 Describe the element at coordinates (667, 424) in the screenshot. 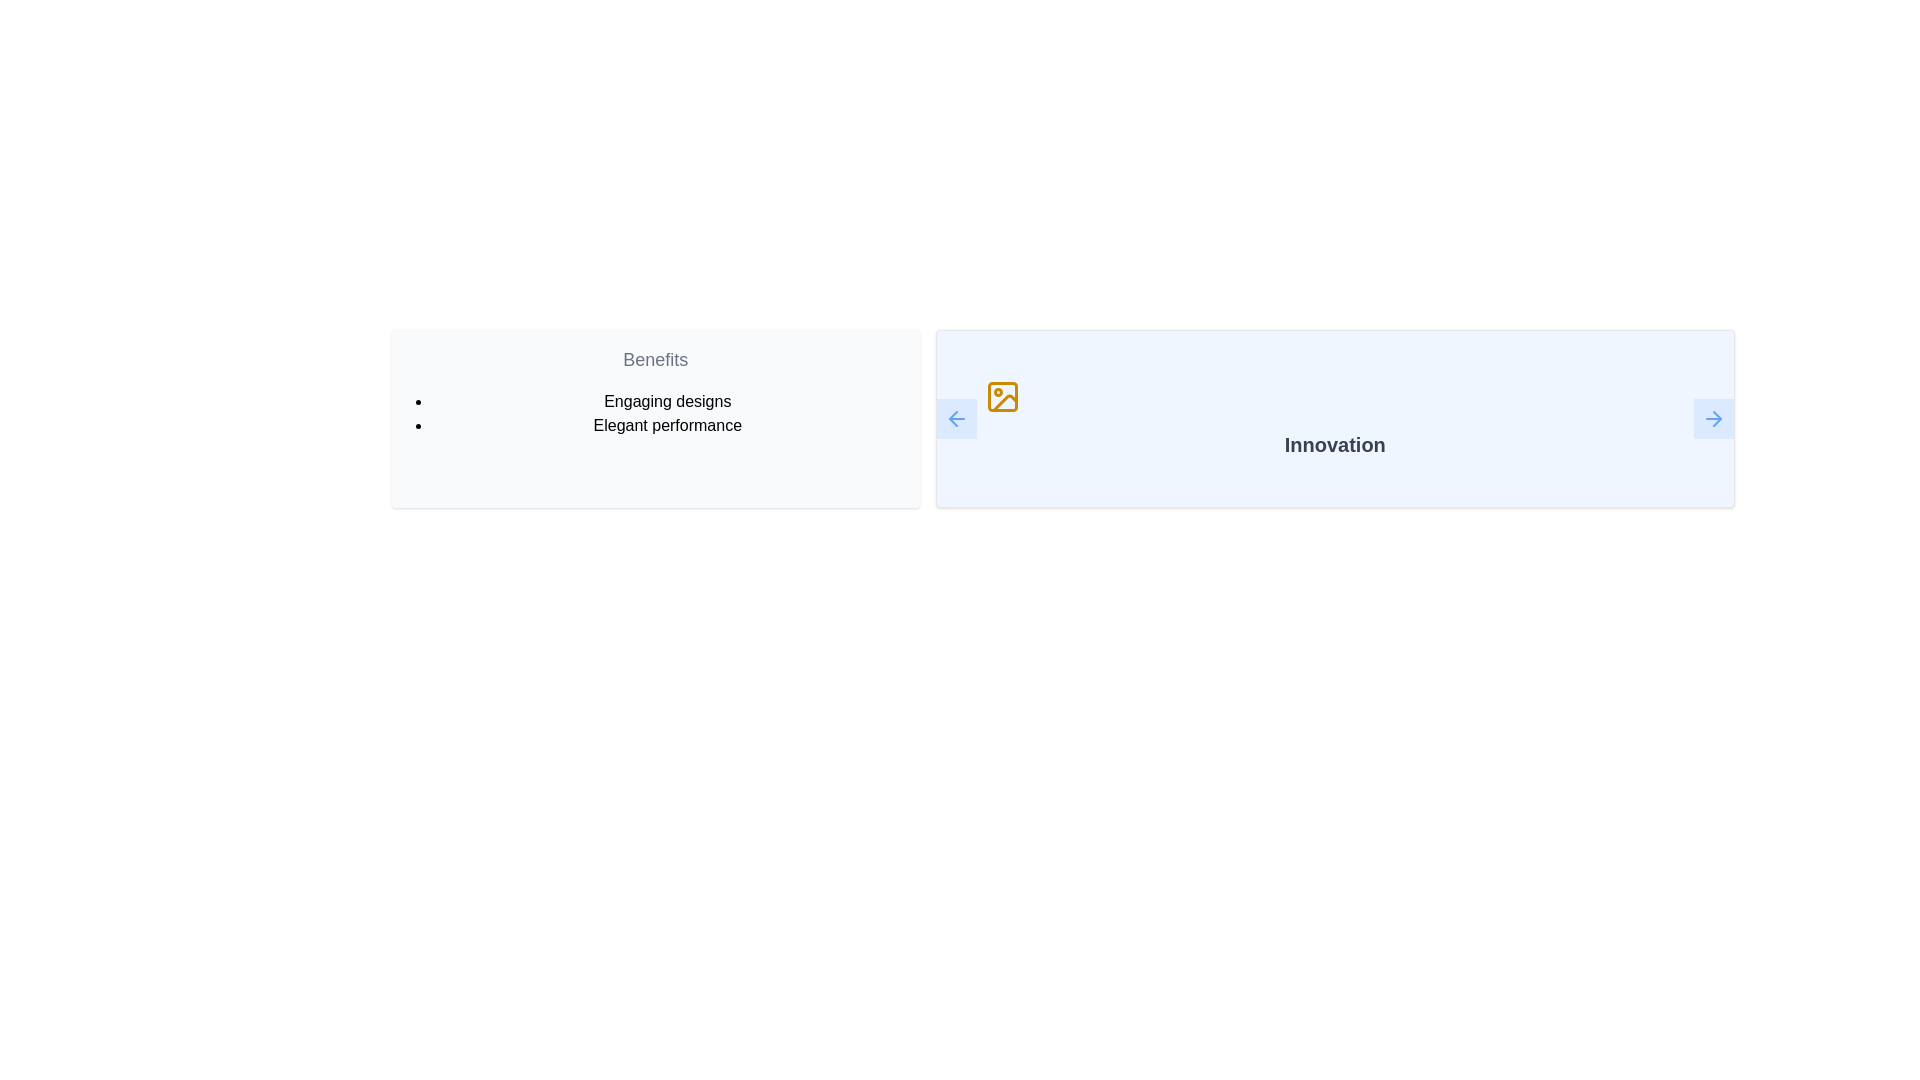

I see `text 'Elegant performance' which is the second item in the bulleted list under the heading 'Benefits'` at that location.